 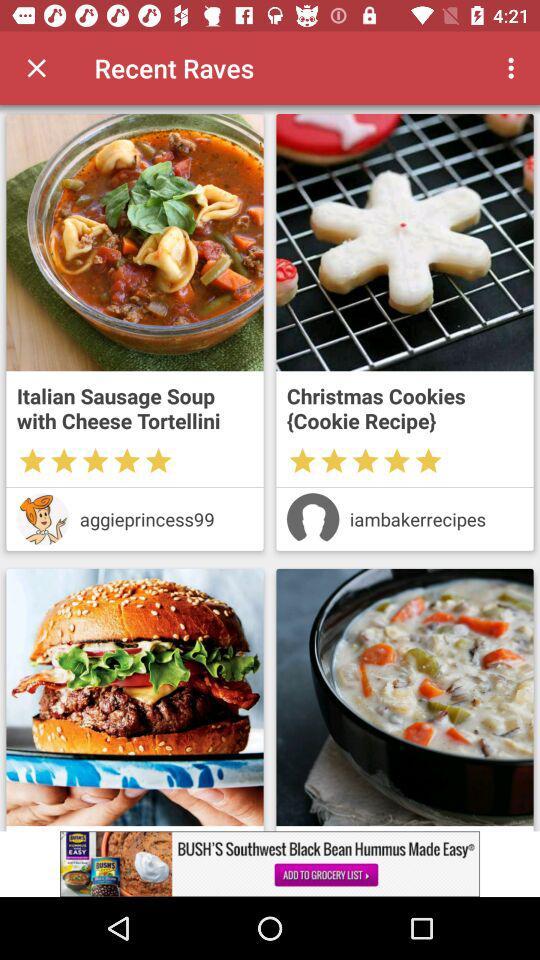 What do you see at coordinates (405, 241) in the screenshot?
I see `recipe` at bounding box center [405, 241].